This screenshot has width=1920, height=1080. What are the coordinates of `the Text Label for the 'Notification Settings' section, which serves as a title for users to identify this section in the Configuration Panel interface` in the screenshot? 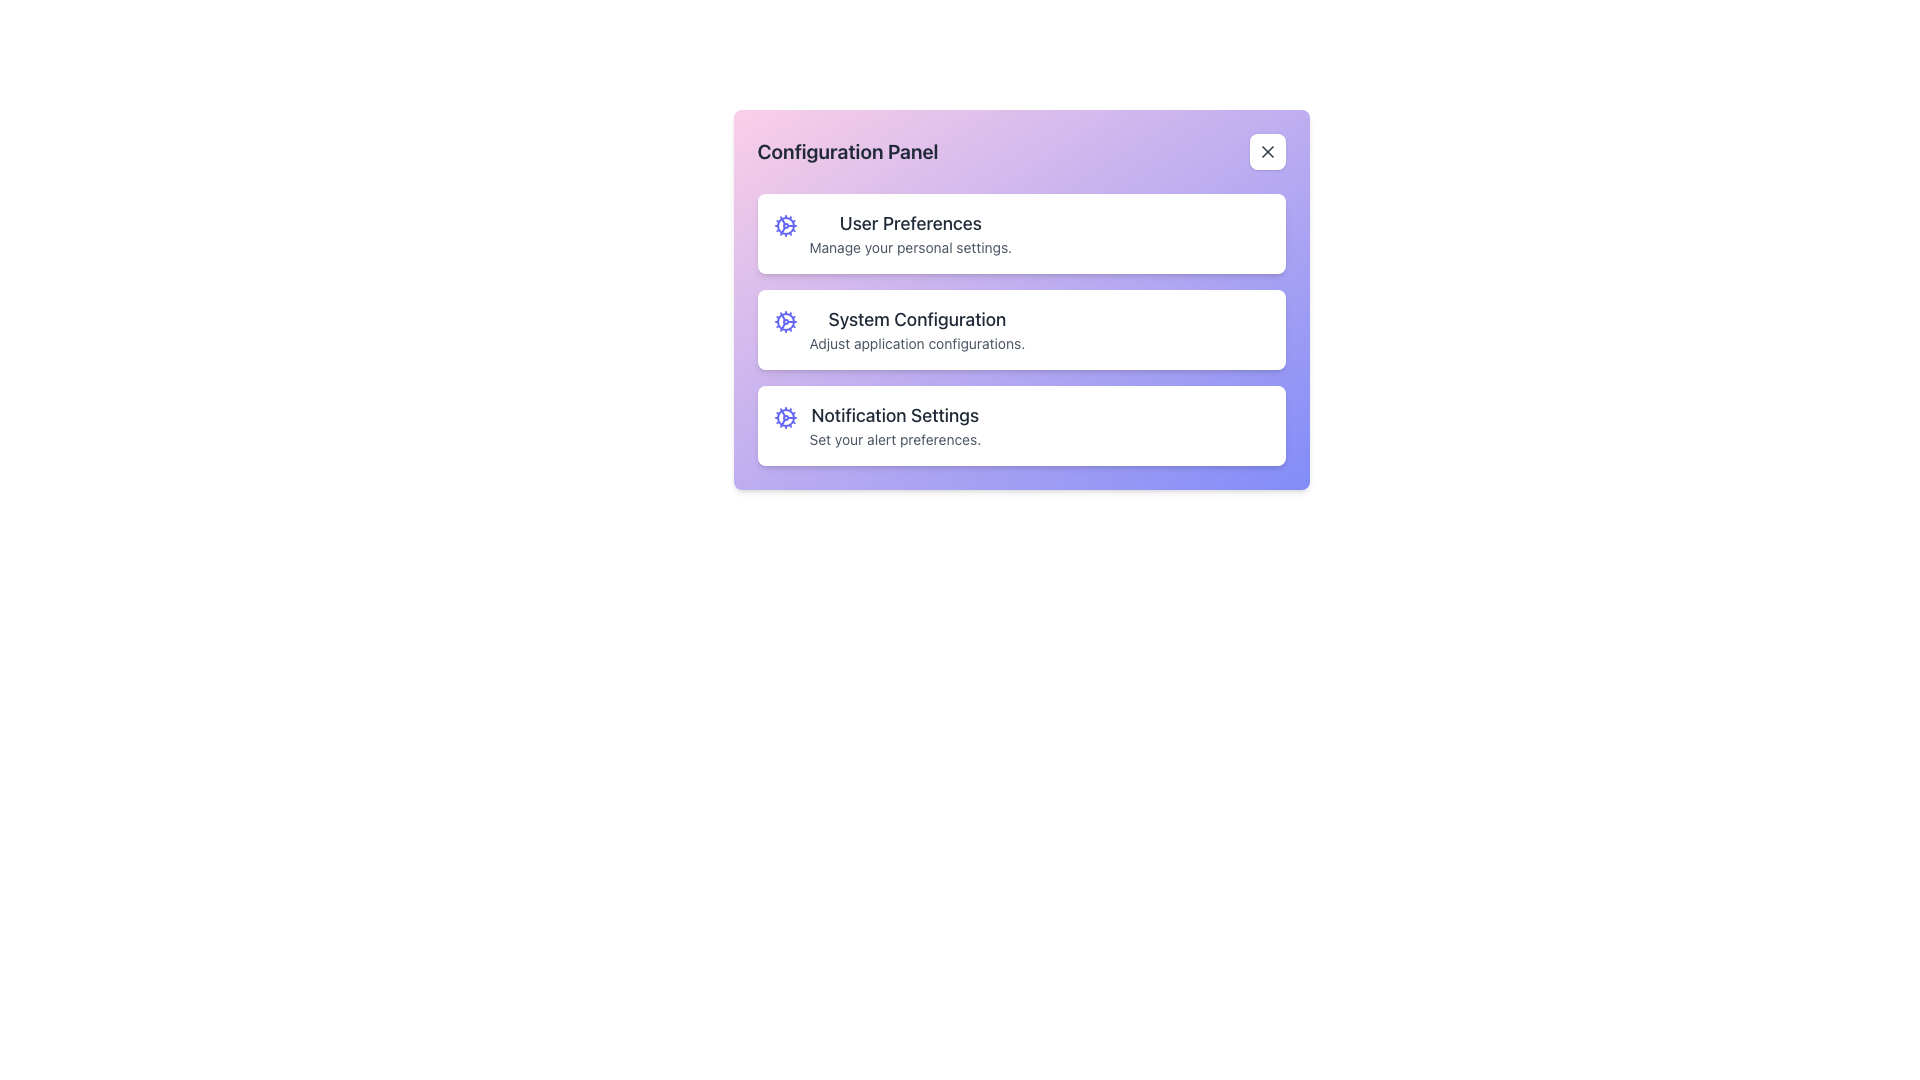 It's located at (894, 415).